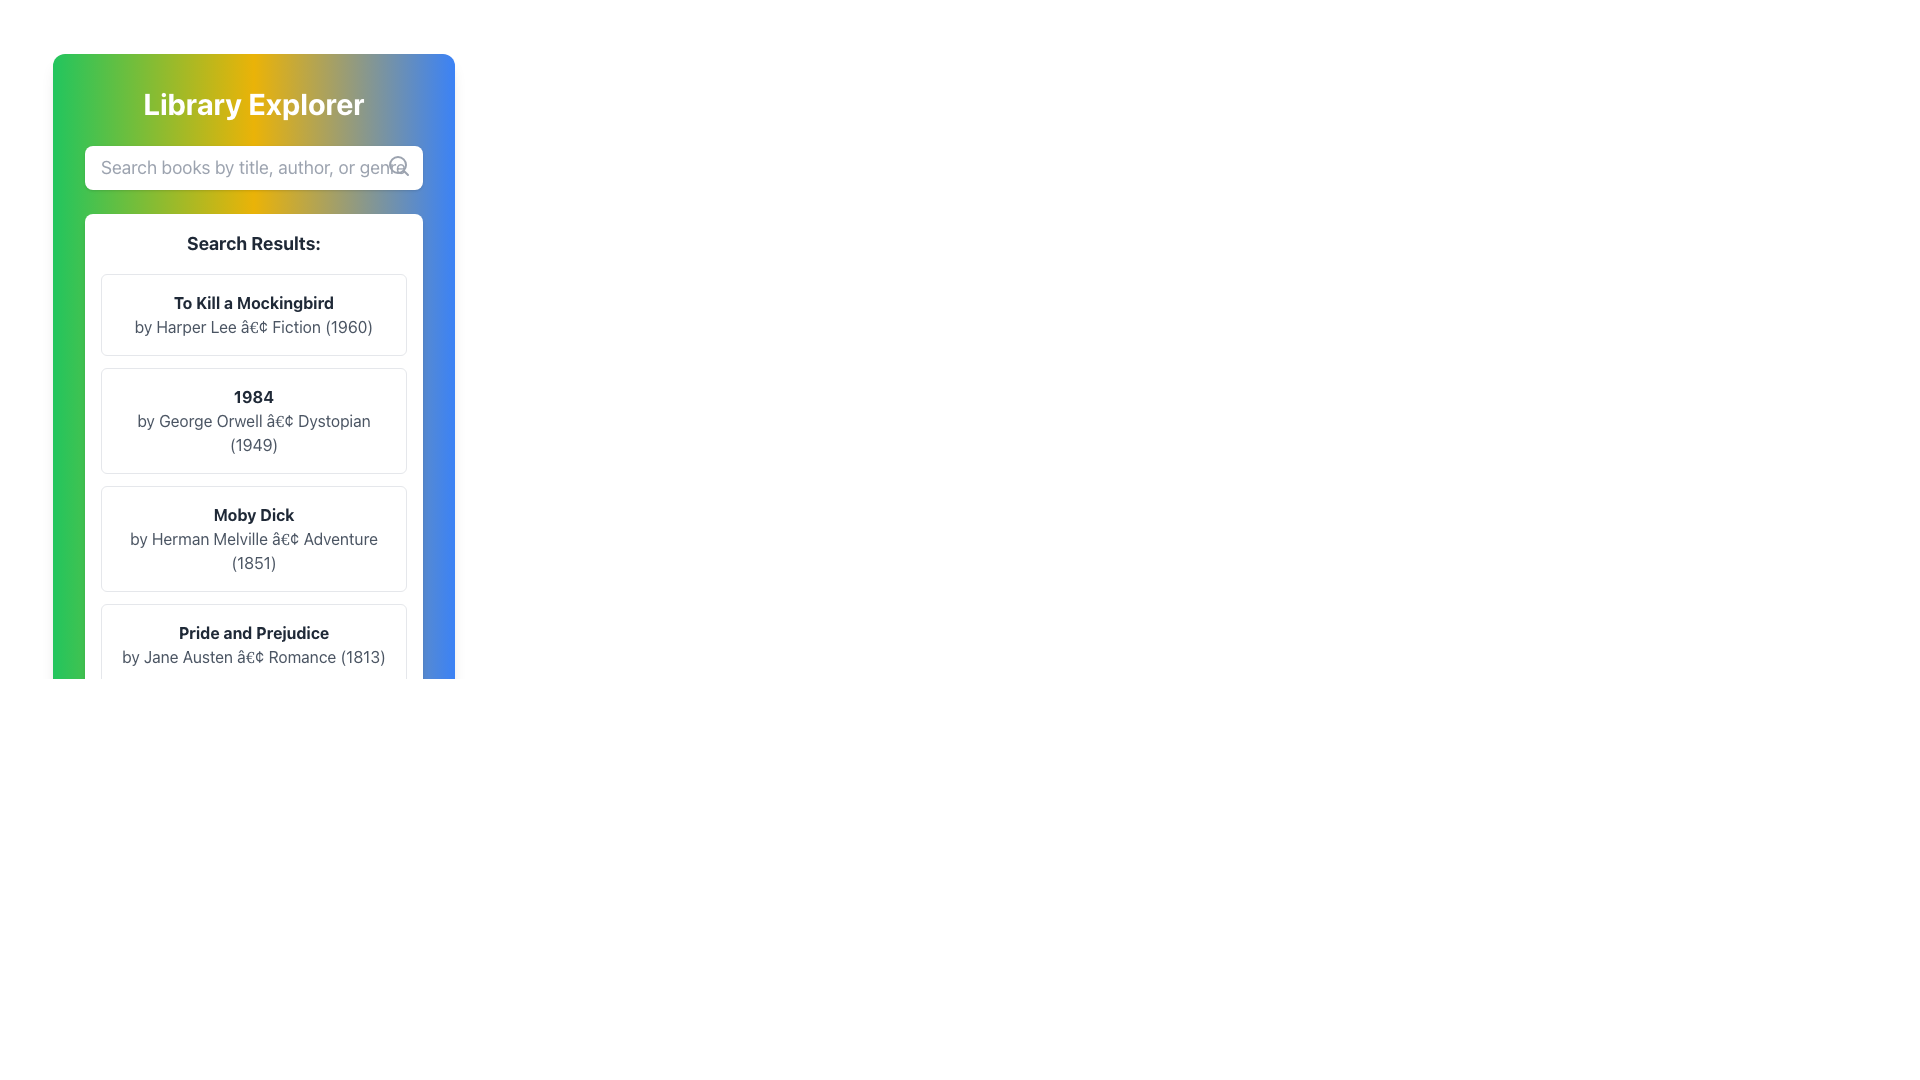 The height and width of the screenshot is (1080, 1920). I want to click on the text element containing 'by Jane Austen • Romance (1813)' that is located beneath the title 'Pride and Prejudice' in the card layout, so click(253, 656).